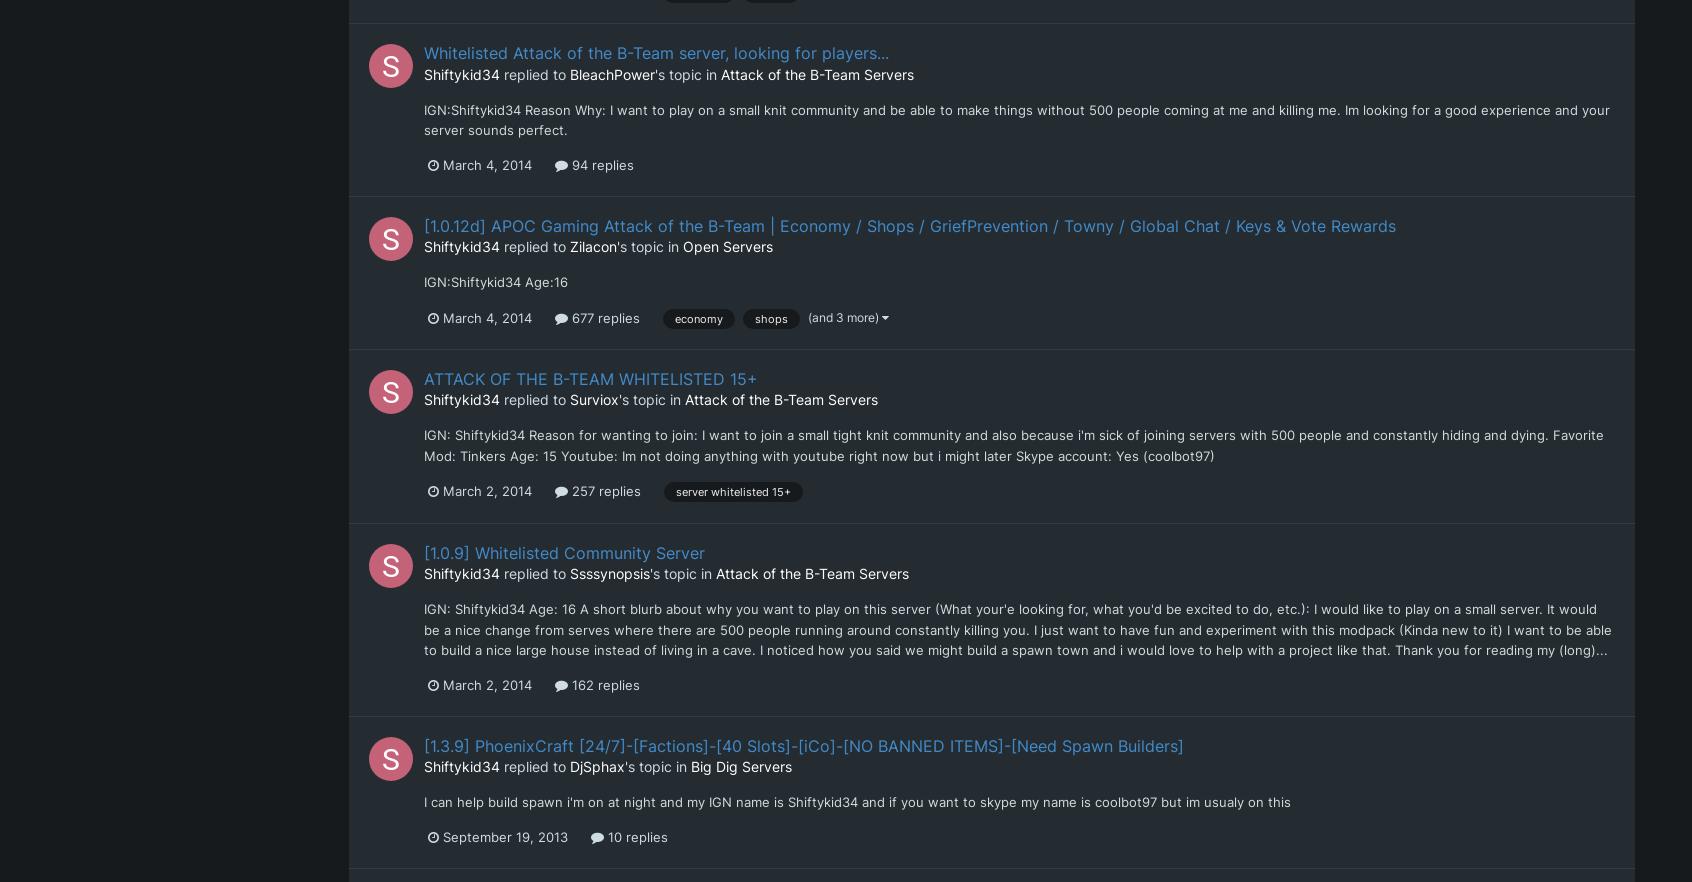 The height and width of the screenshot is (882, 1692). What do you see at coordinates (564, 551) in the screenshot?
I see `'[1.0.9] Whitelisted Community Server'` at bounding box center [564, 551].